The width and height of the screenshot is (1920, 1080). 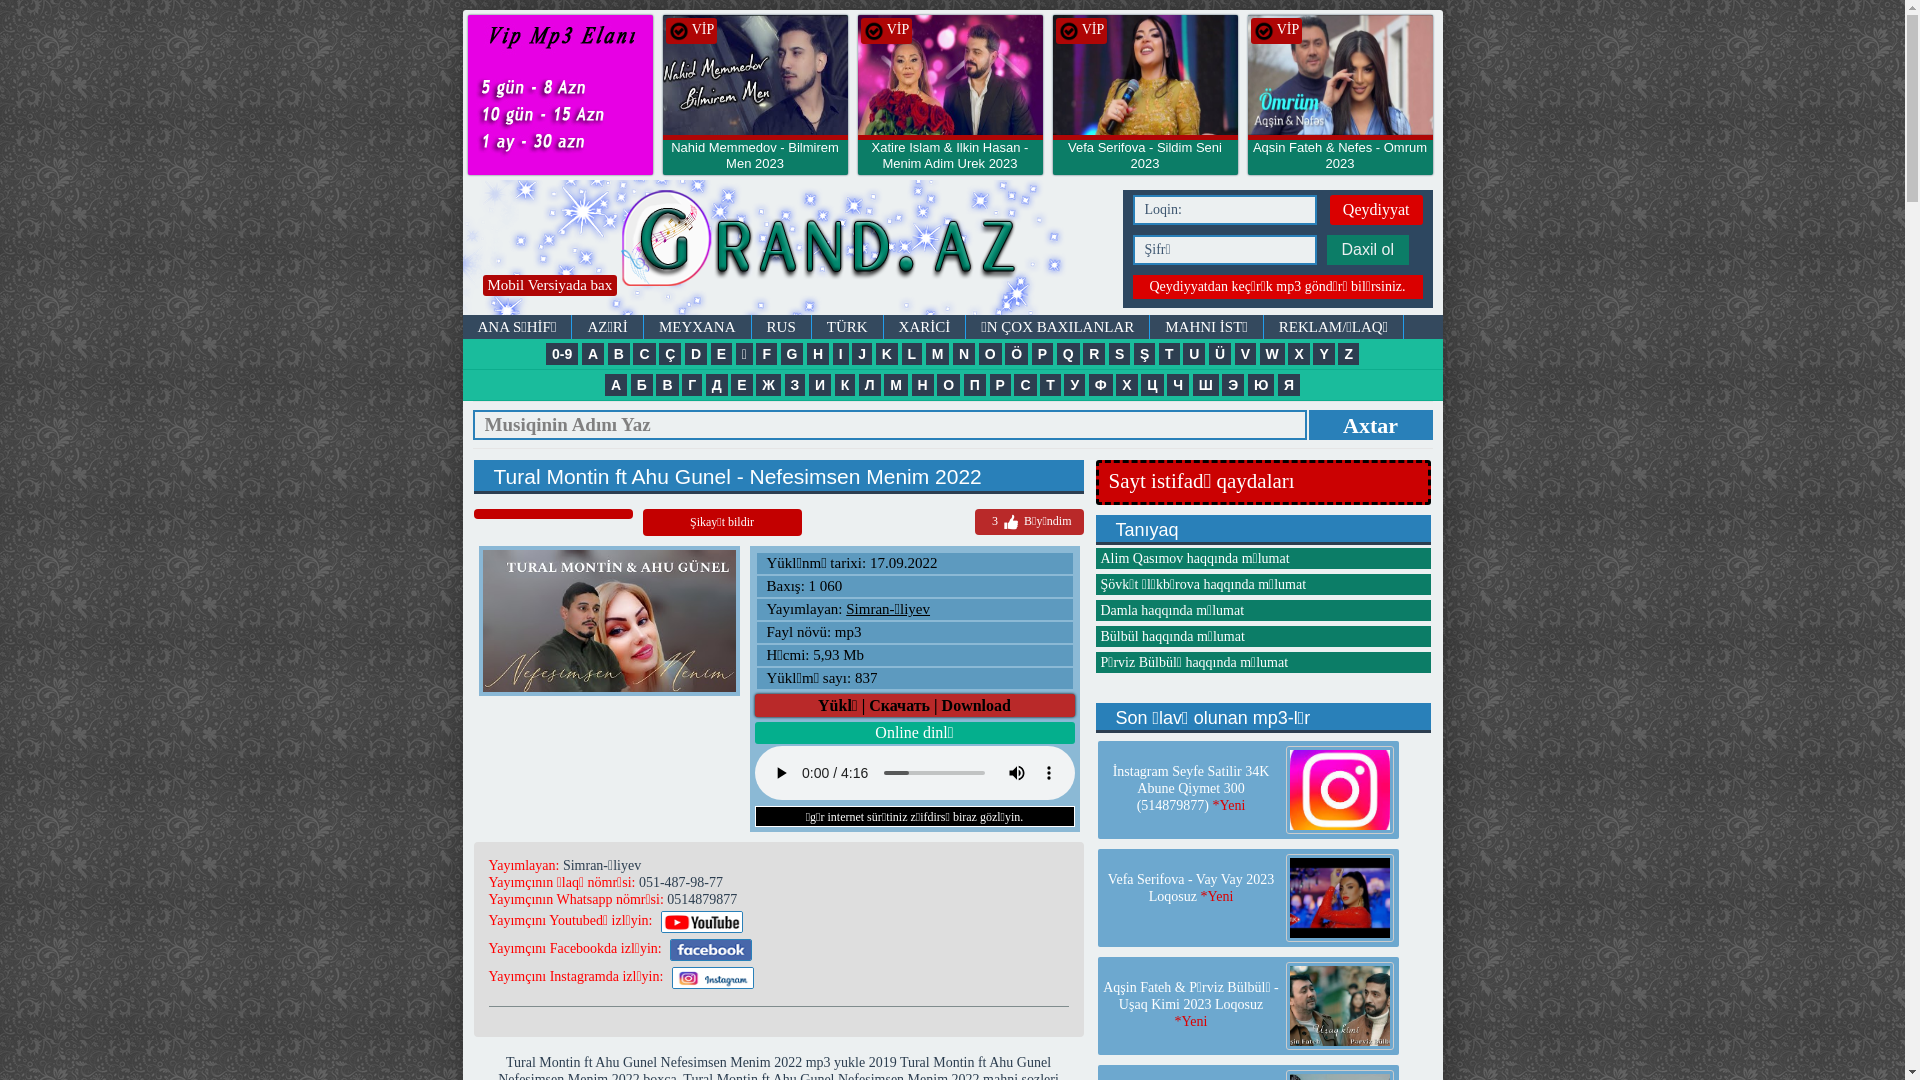 I want to click on 'P', so click(x=1032, y=353).